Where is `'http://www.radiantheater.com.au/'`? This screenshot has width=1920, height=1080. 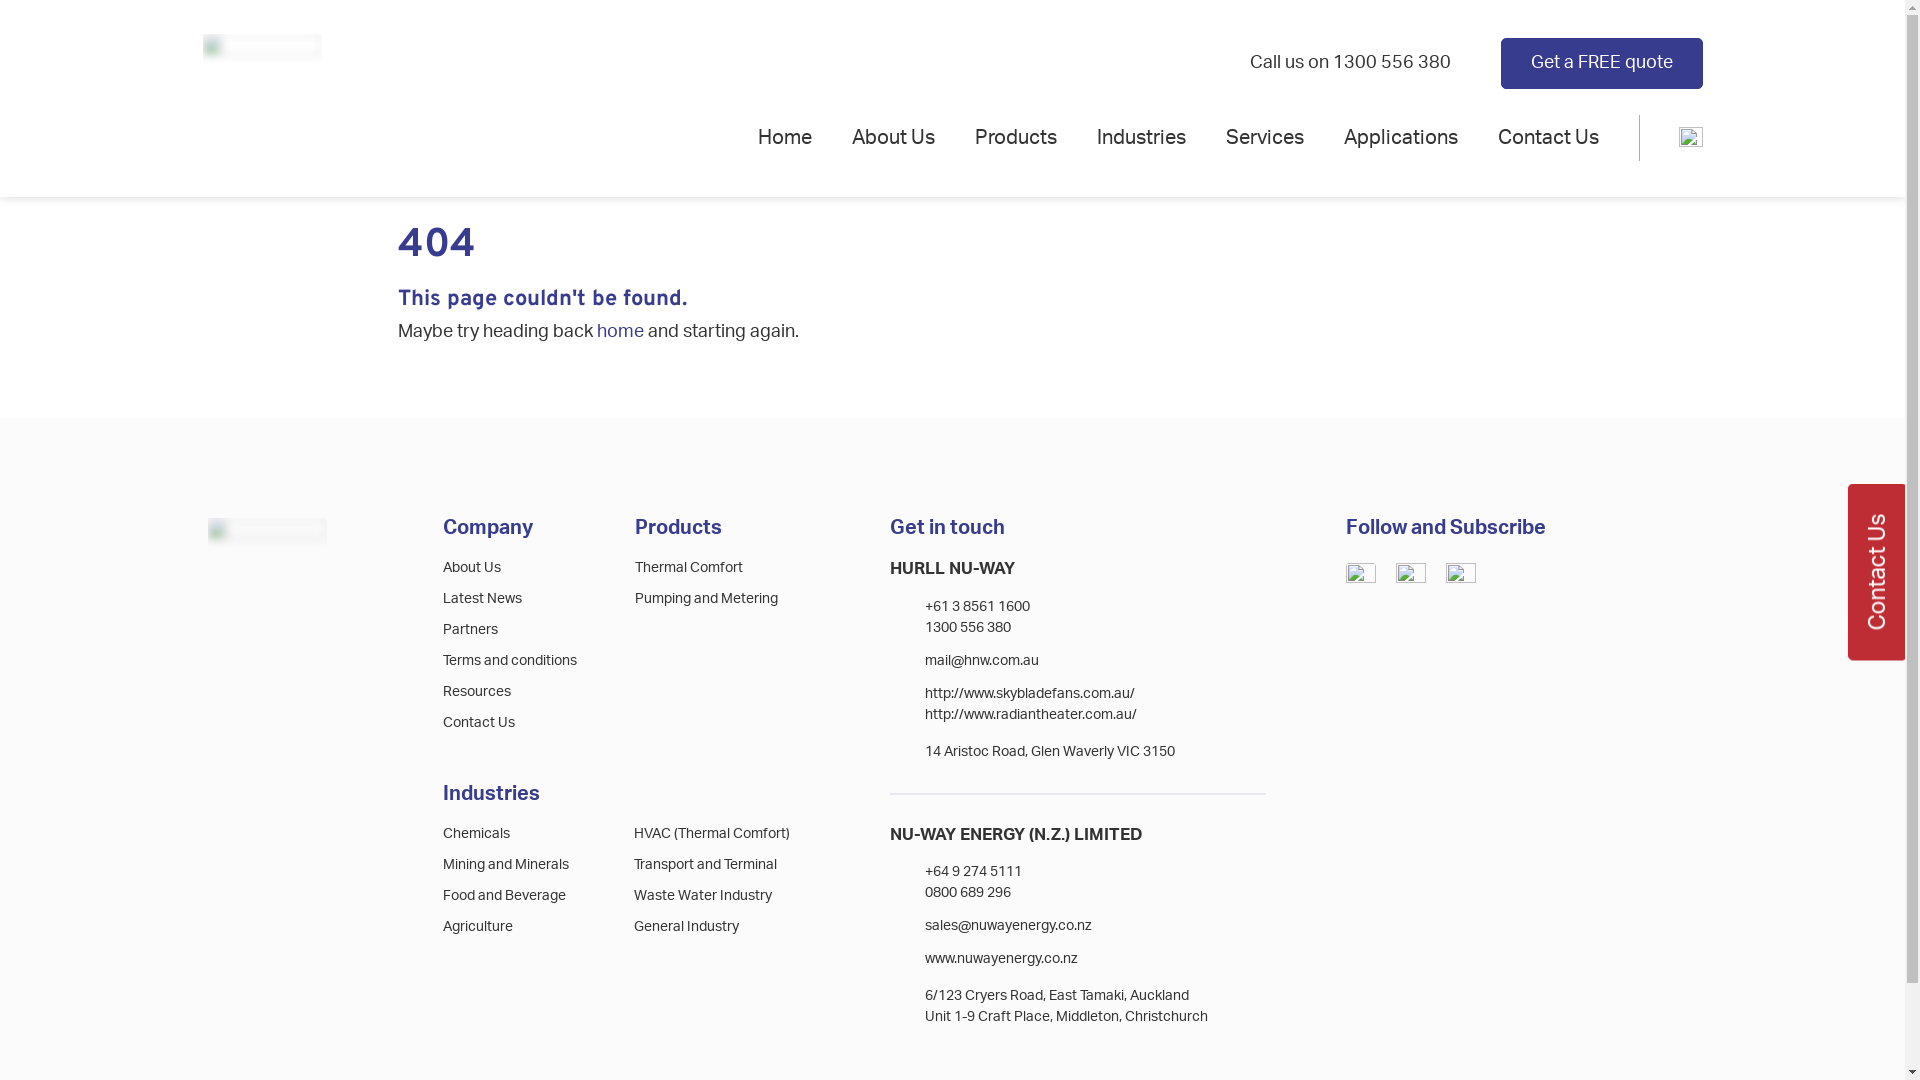 'http://www.radiantheater.com.au/' is located at coordinates (1031, 713).